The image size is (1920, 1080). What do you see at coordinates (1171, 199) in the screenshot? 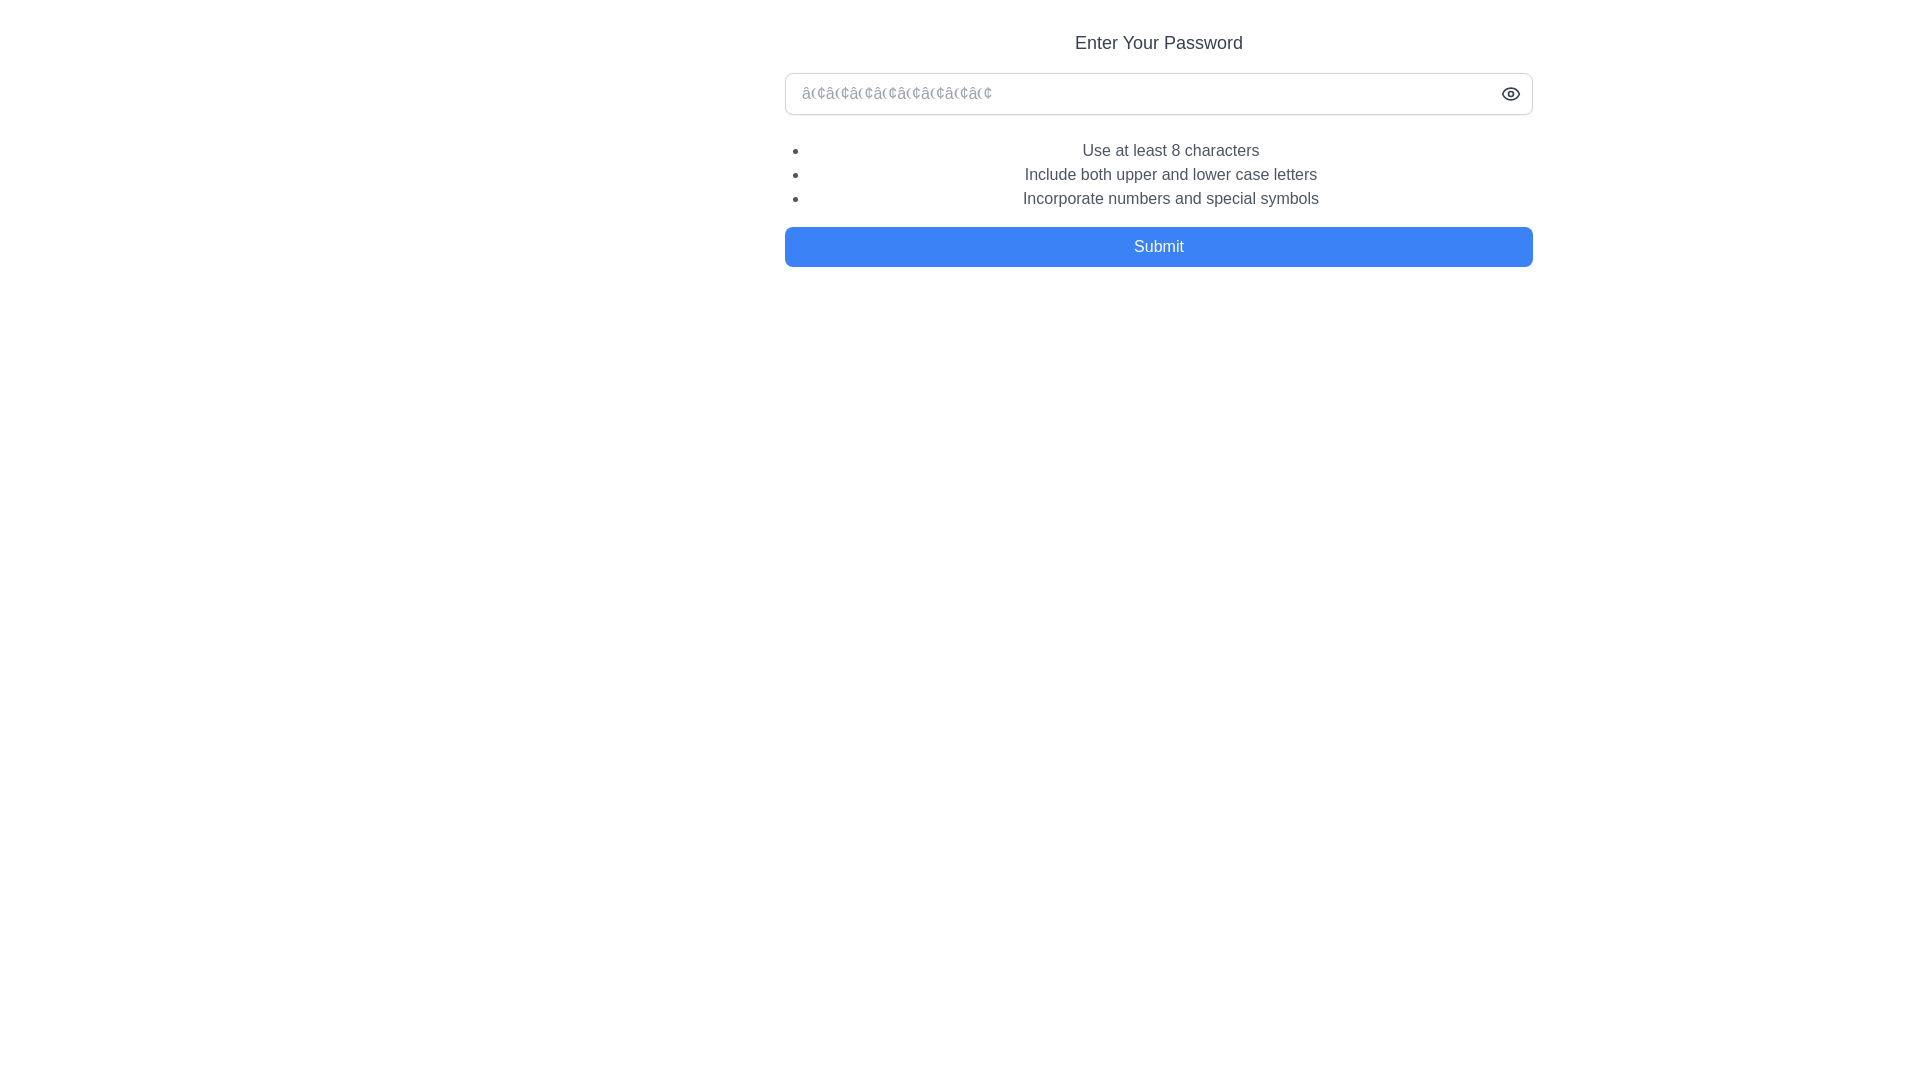
I see `the instructional text element that provides guidance on password composition, located below the text 'Include both upper and lower case letters' and above the 'Submit' button` at bounding box center [1171, 199].